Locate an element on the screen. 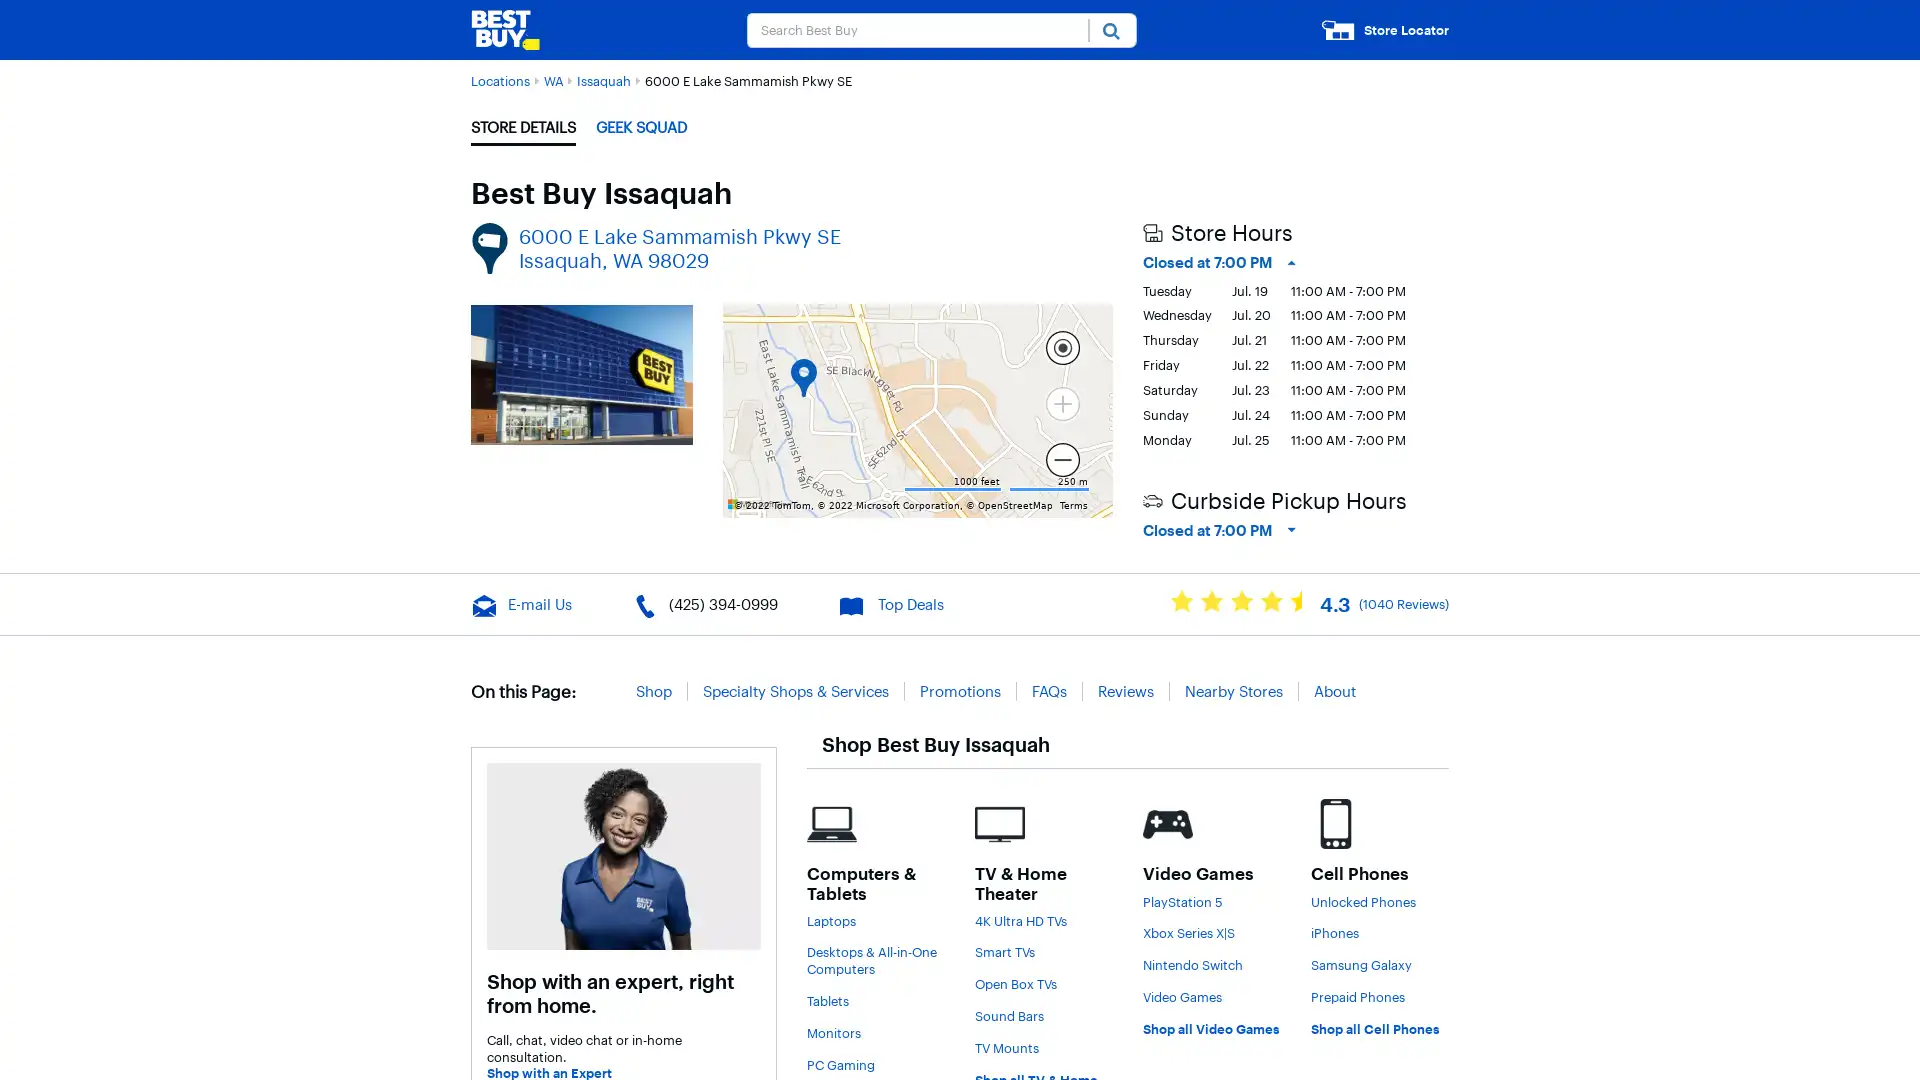 Image resolution: width=1920 pixels, height=1080 pixels. Current Level 15, Zoom In Zoom in Disabled is located at coordinates (1061, 402).